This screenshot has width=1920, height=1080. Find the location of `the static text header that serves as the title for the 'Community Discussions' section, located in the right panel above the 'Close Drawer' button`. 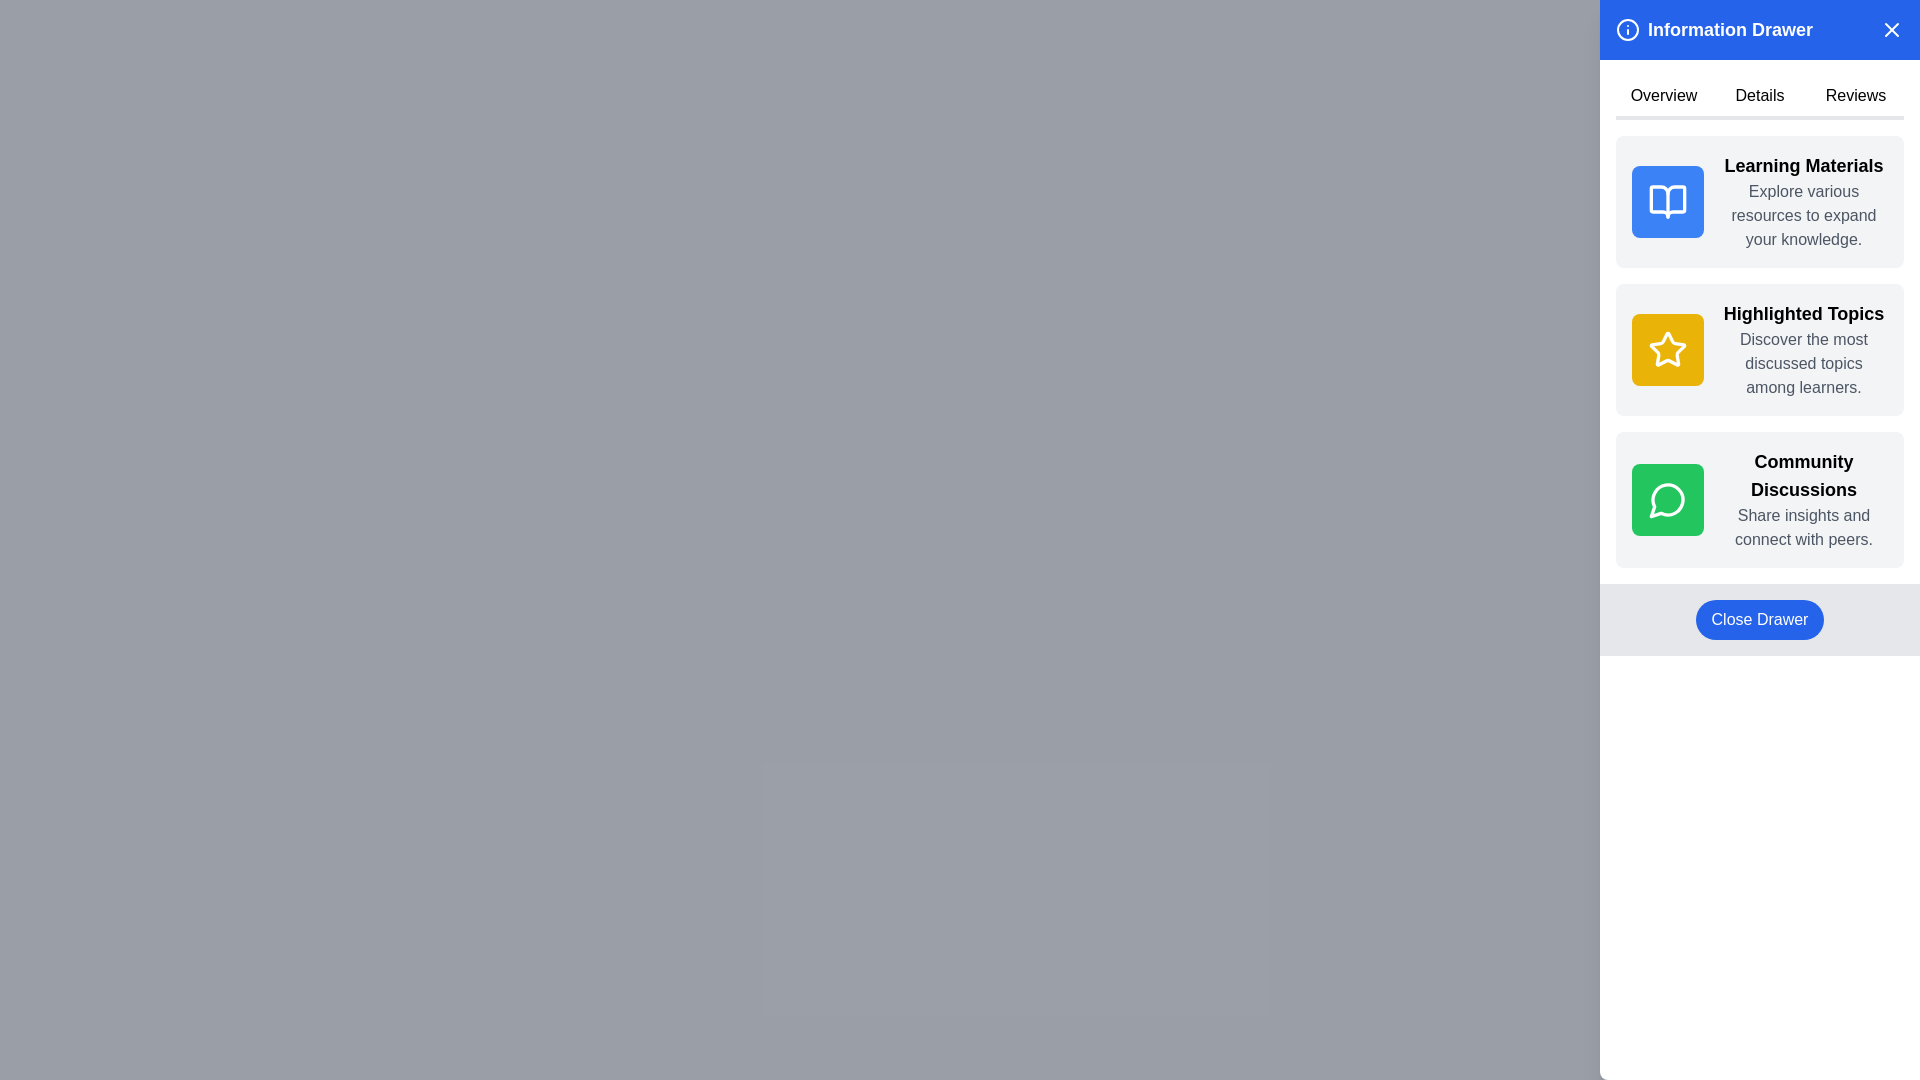

the static text header that serves as the title for the 'Community Discussions' section, located in the right panel above the 'Close Drawer' button is located at coordinates (1804, 475).